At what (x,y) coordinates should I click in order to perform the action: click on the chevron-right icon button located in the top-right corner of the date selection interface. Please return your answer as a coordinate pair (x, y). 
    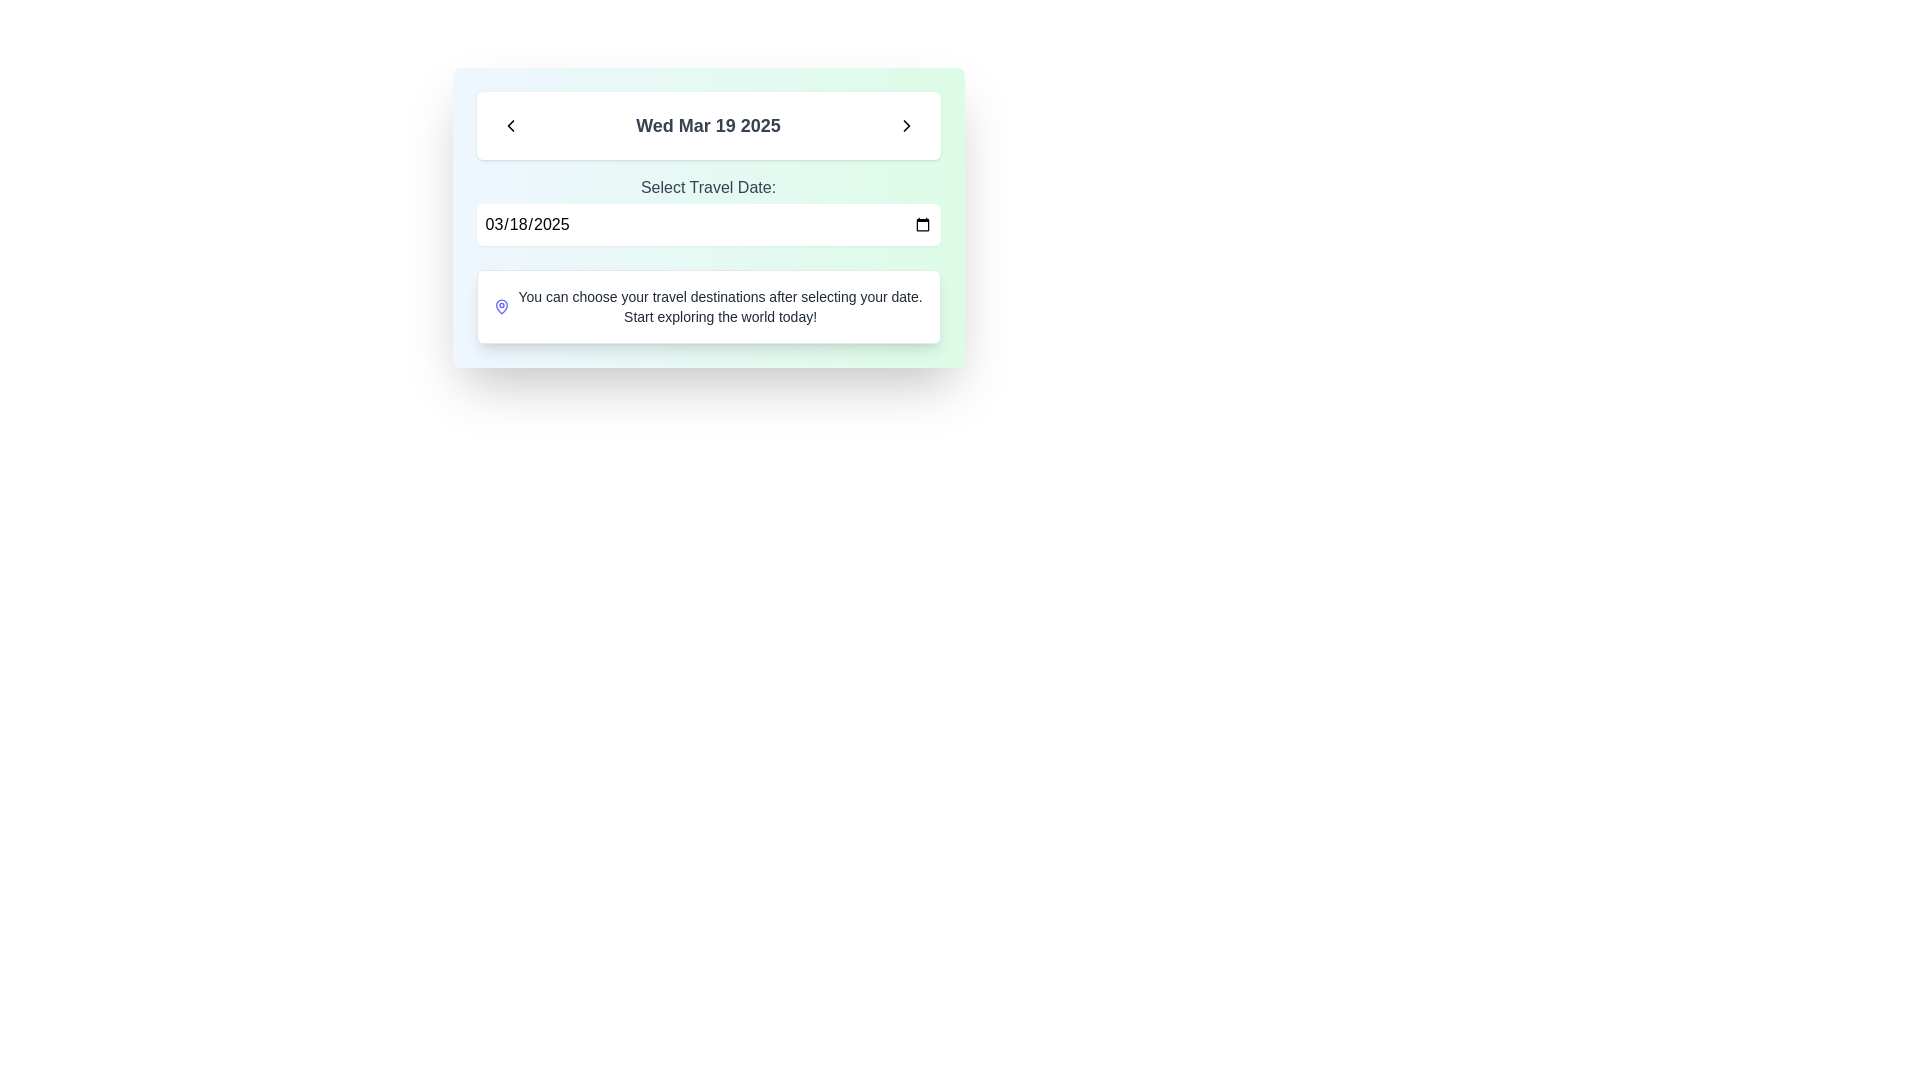
    Looking at the image, I should click on (905, 126).